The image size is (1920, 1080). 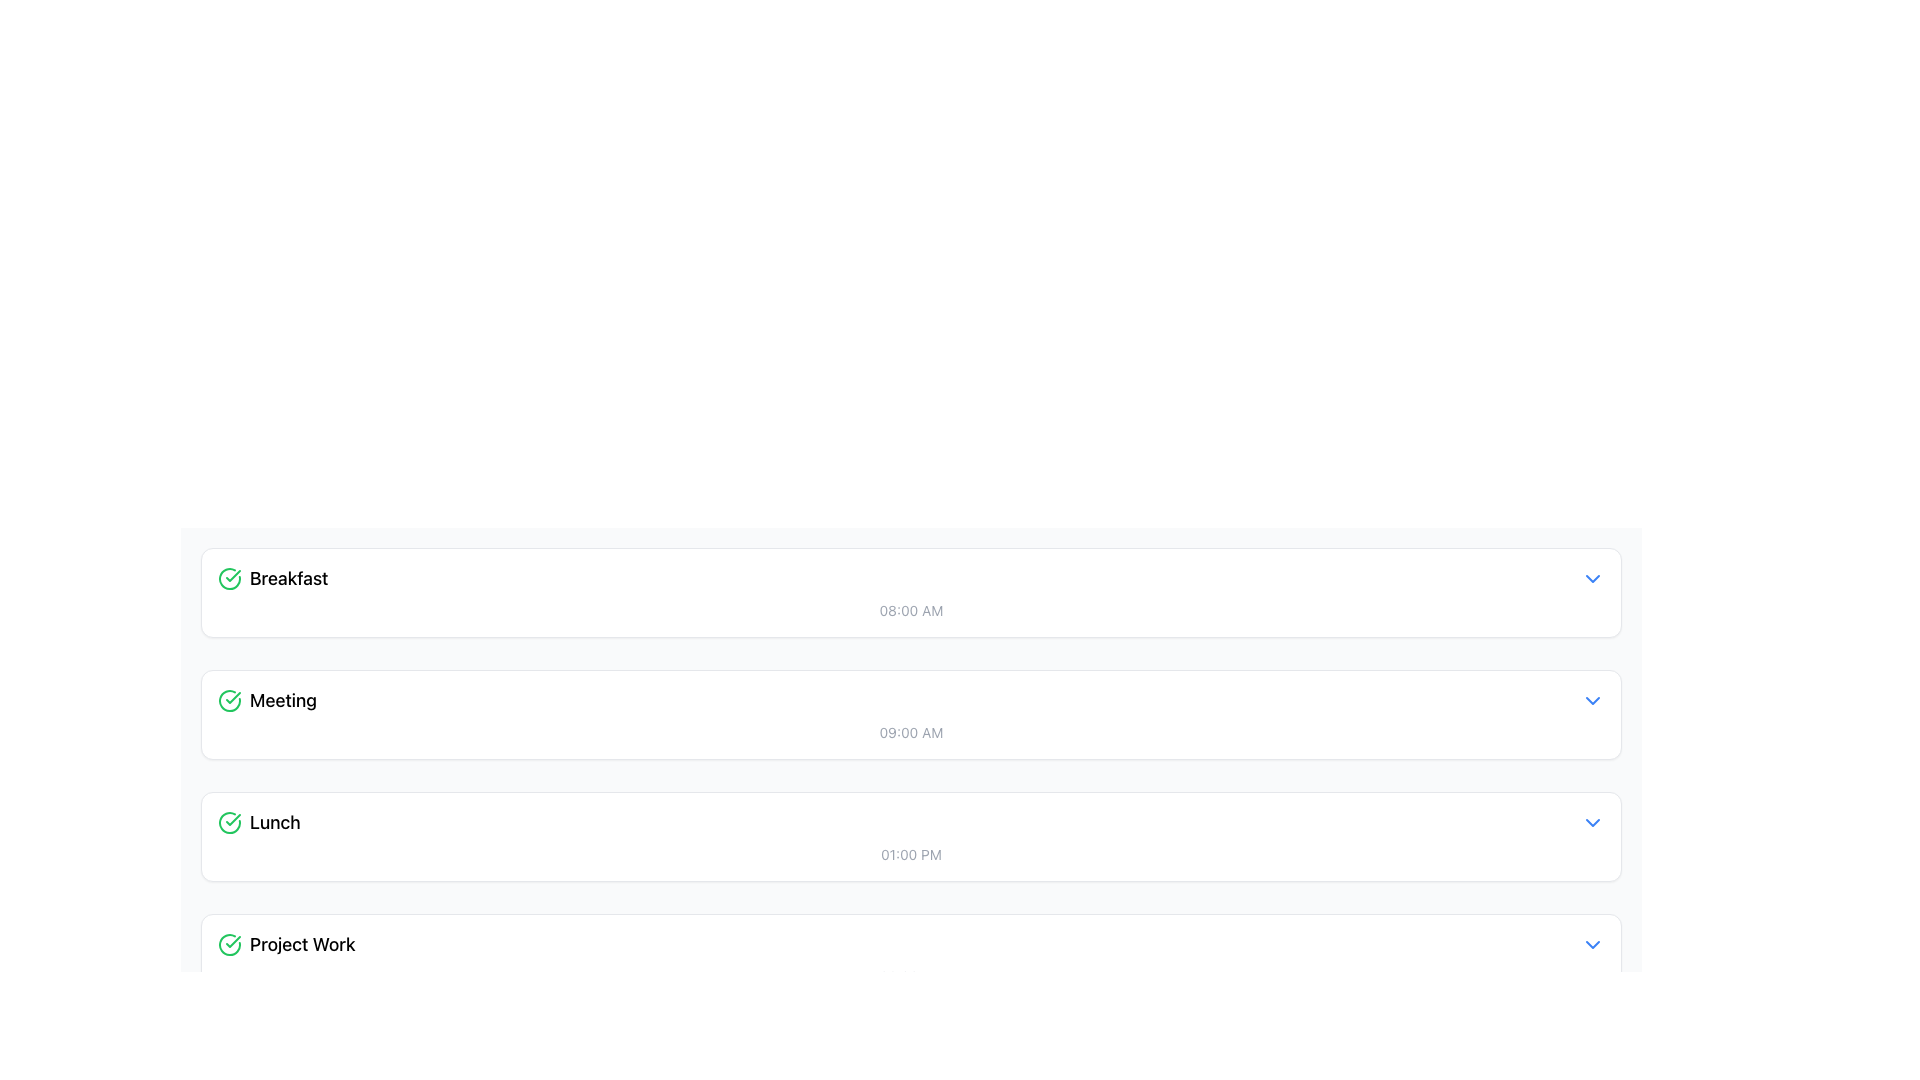 What do you see at coordinates (282, 700) in the screenshot?
I see `the 'Meeting' text label located in the second row of the list, which is positioned to the right of a green check-circle icon and serves as a descriptor for a scheduled task` at bounding box center [282, 700].